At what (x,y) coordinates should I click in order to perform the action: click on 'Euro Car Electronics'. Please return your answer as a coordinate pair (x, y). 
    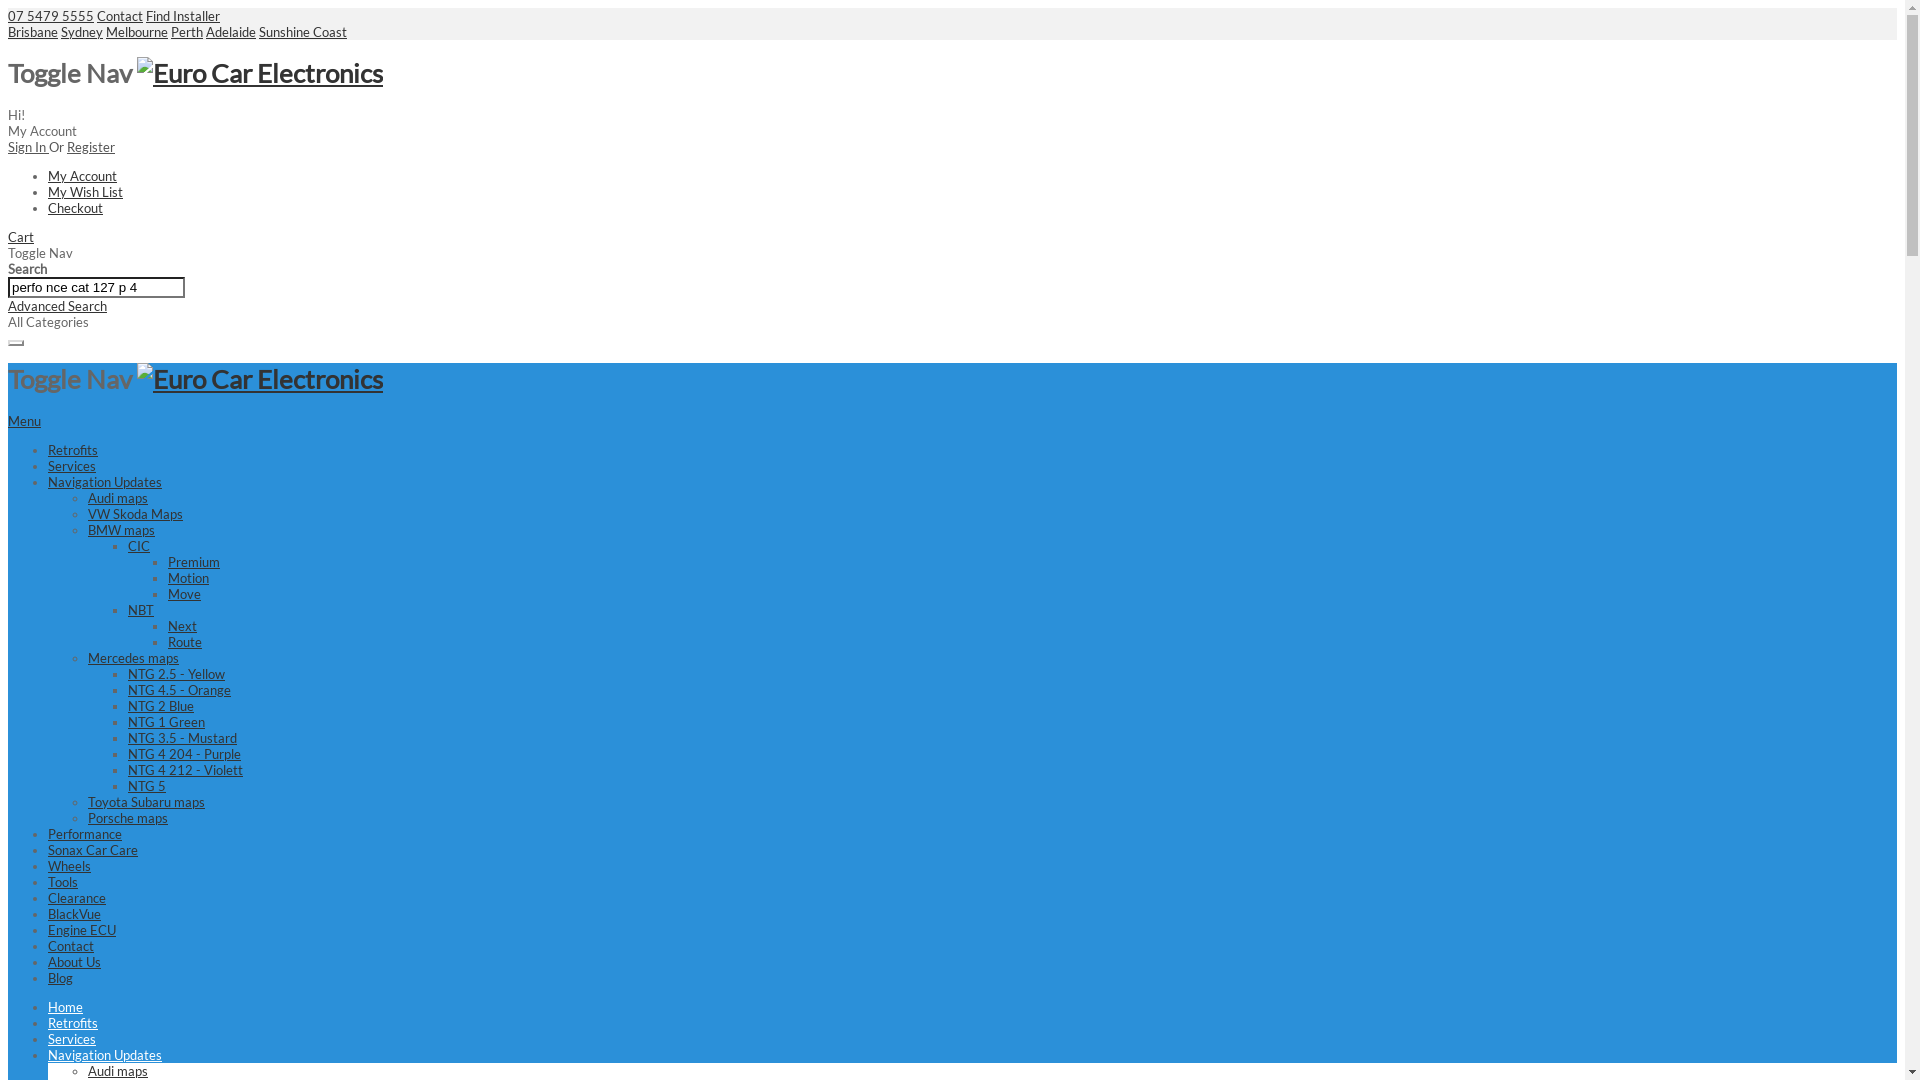
    Looking at the image, I should click on (258, 378).